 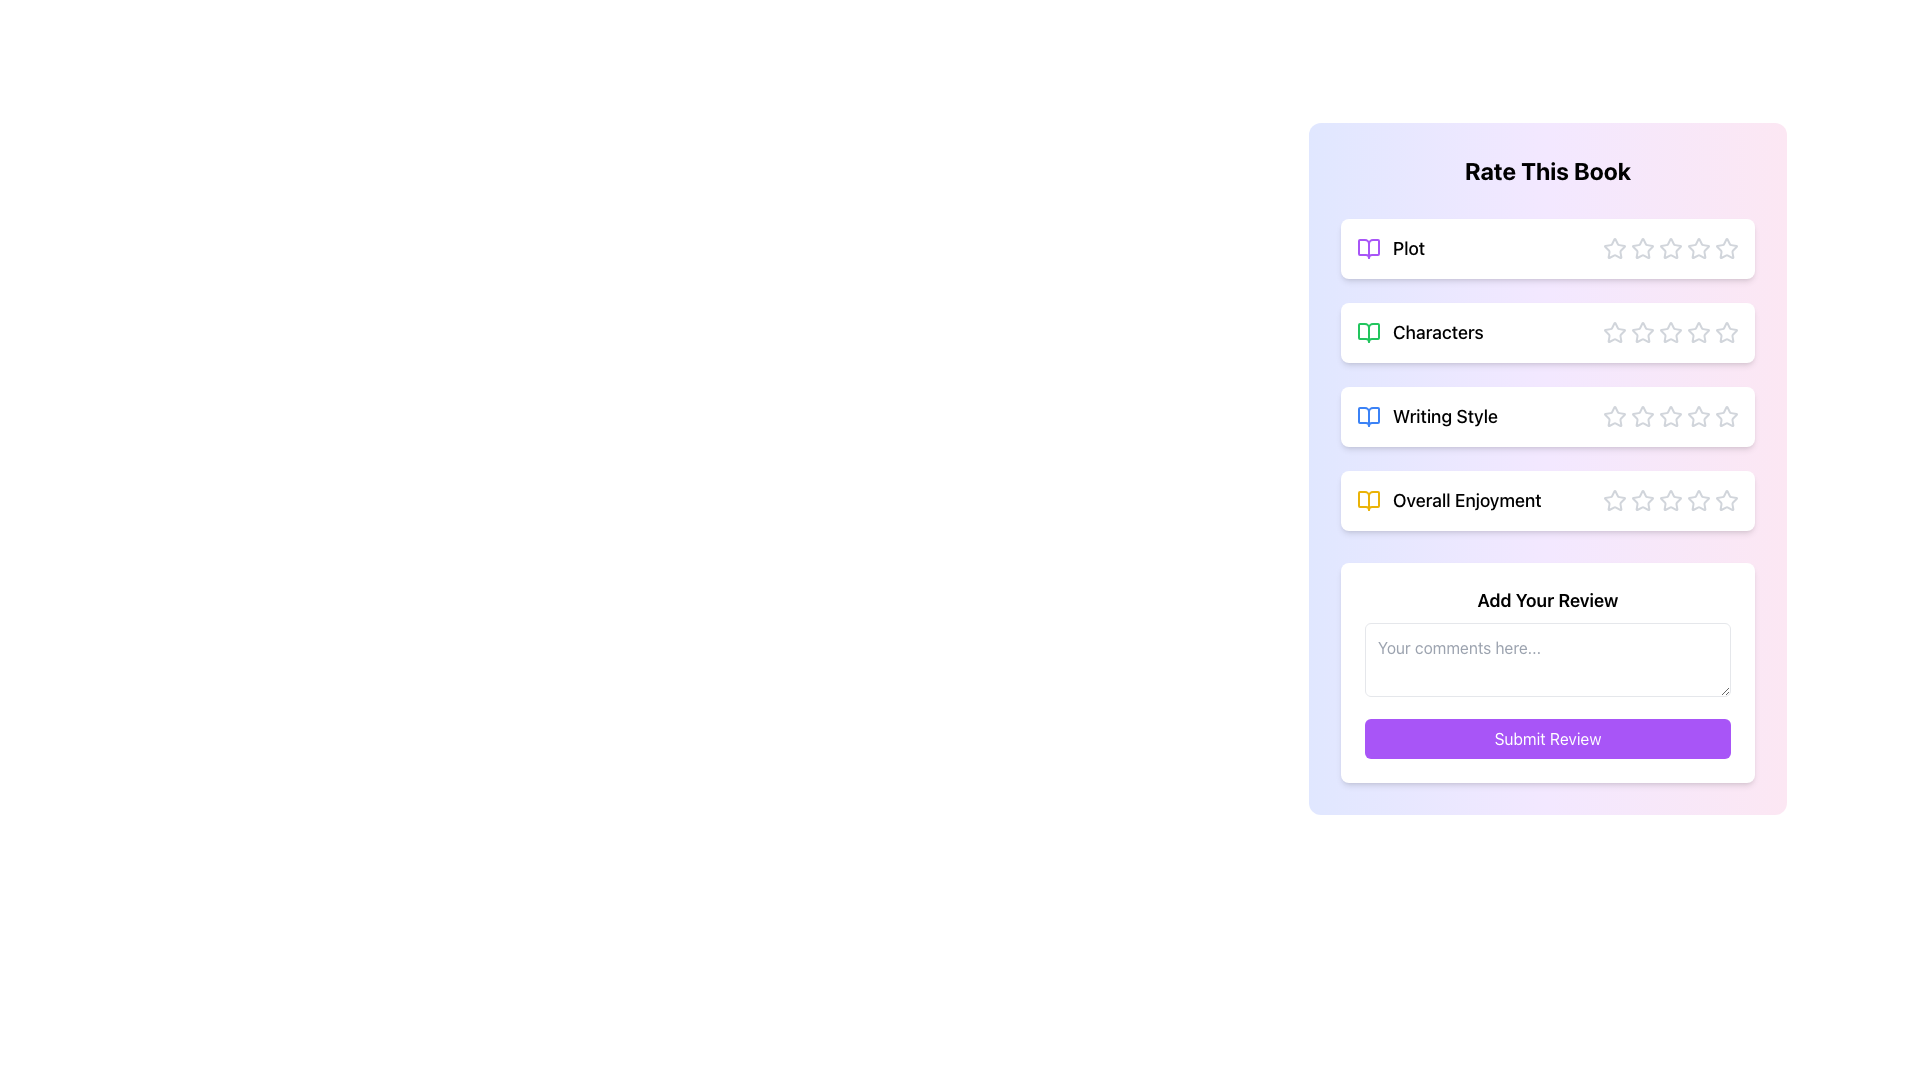 I want to click on the star in the Rating Stars Widget located in the 'Writing Style' section of the 'Rate This Book' interface, so click(x=1670, y=415).